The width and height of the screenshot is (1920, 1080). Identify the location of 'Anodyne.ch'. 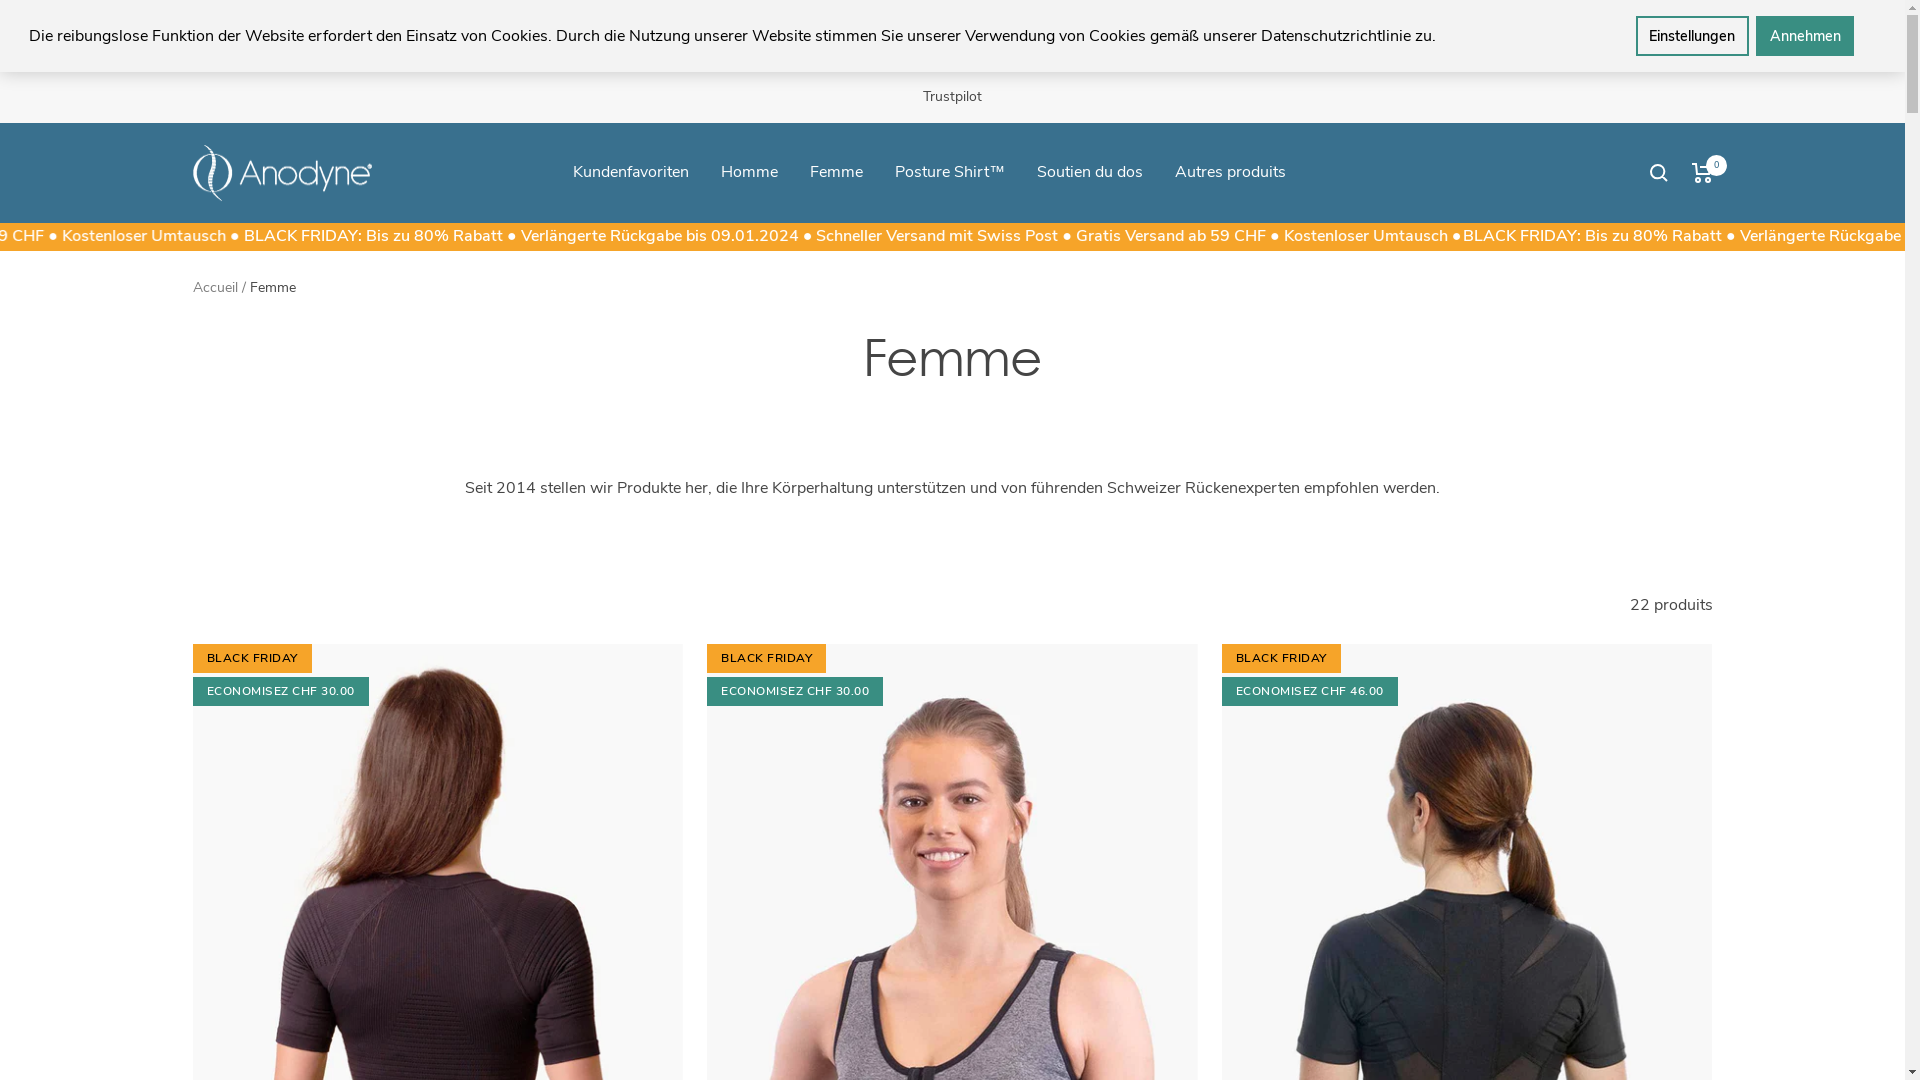
(281, 172).